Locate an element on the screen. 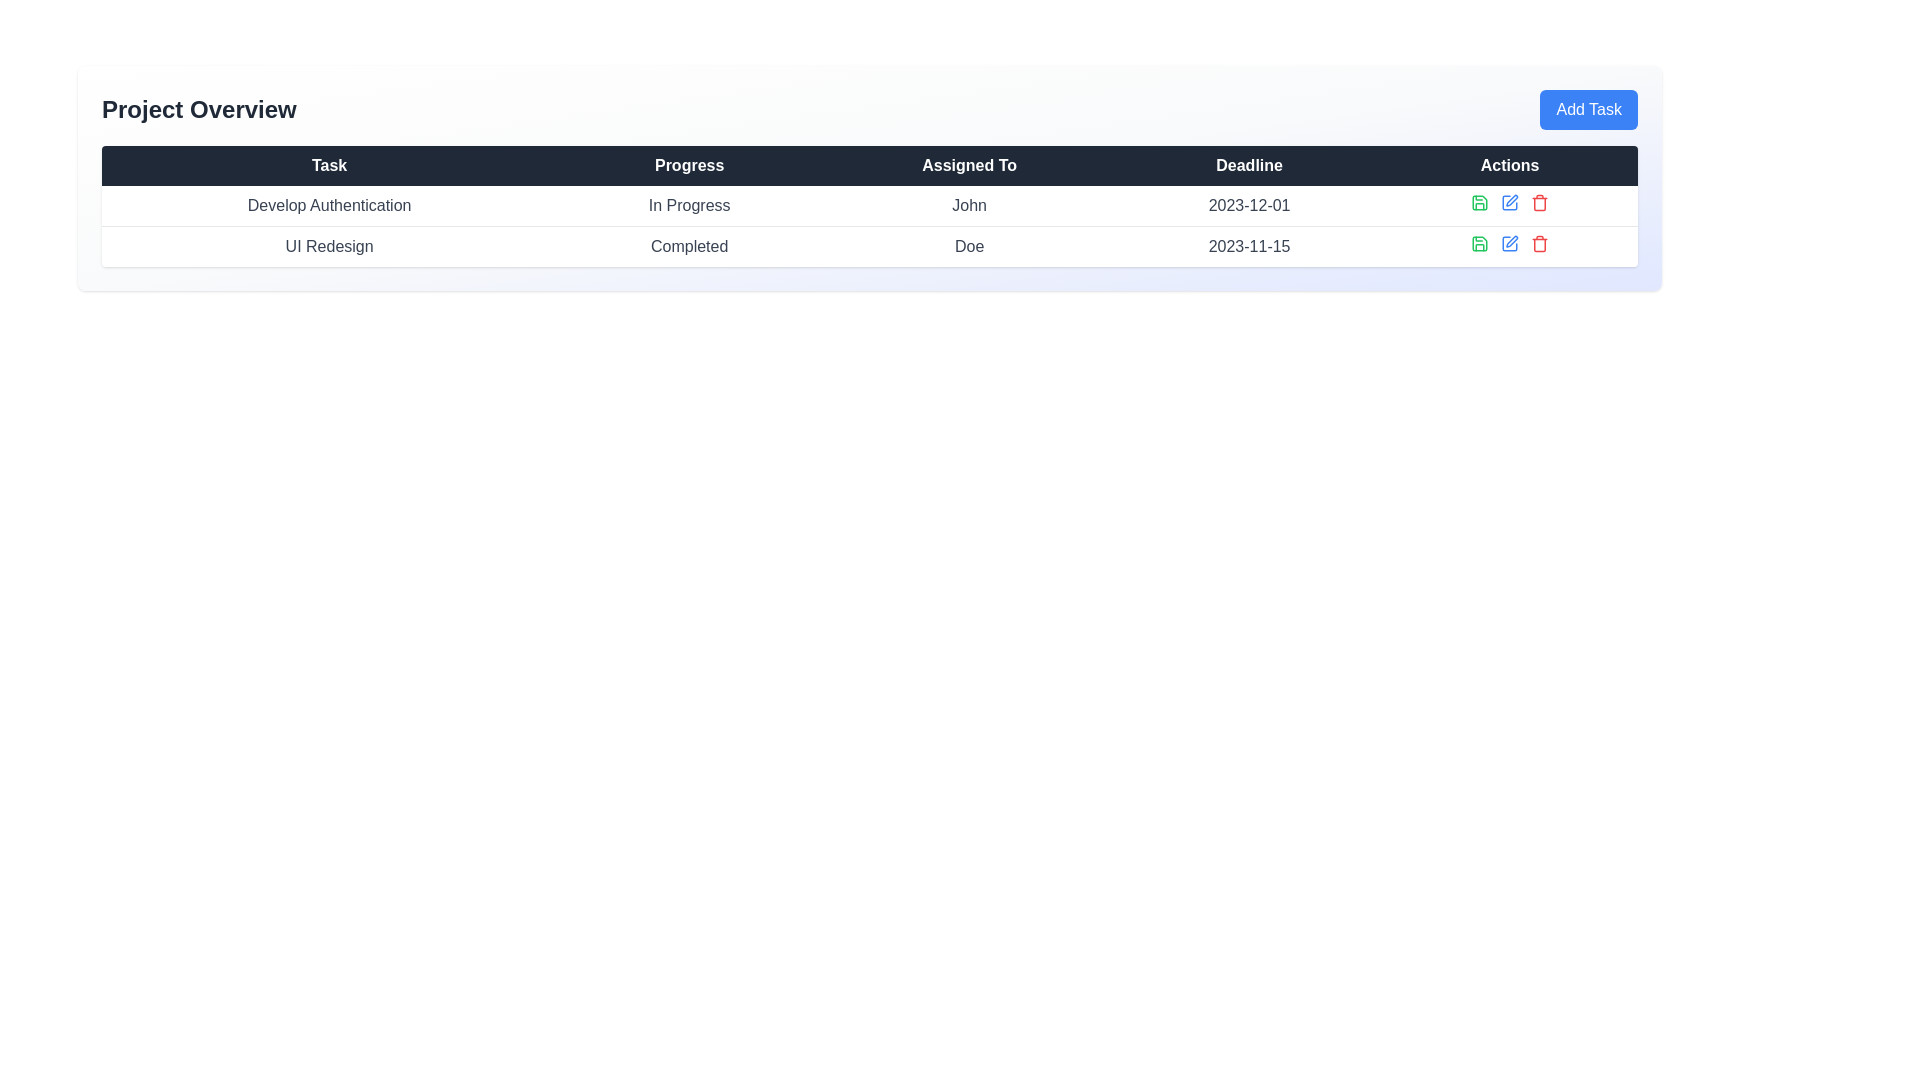 The width and height of the screenshot is (1920, 1080). text from the 'UI Redesign' label, which is styled in gray and is located in the first column of the second row under the 'Task' header in the 'Project Overview' section is located at coordinates (329, 245).